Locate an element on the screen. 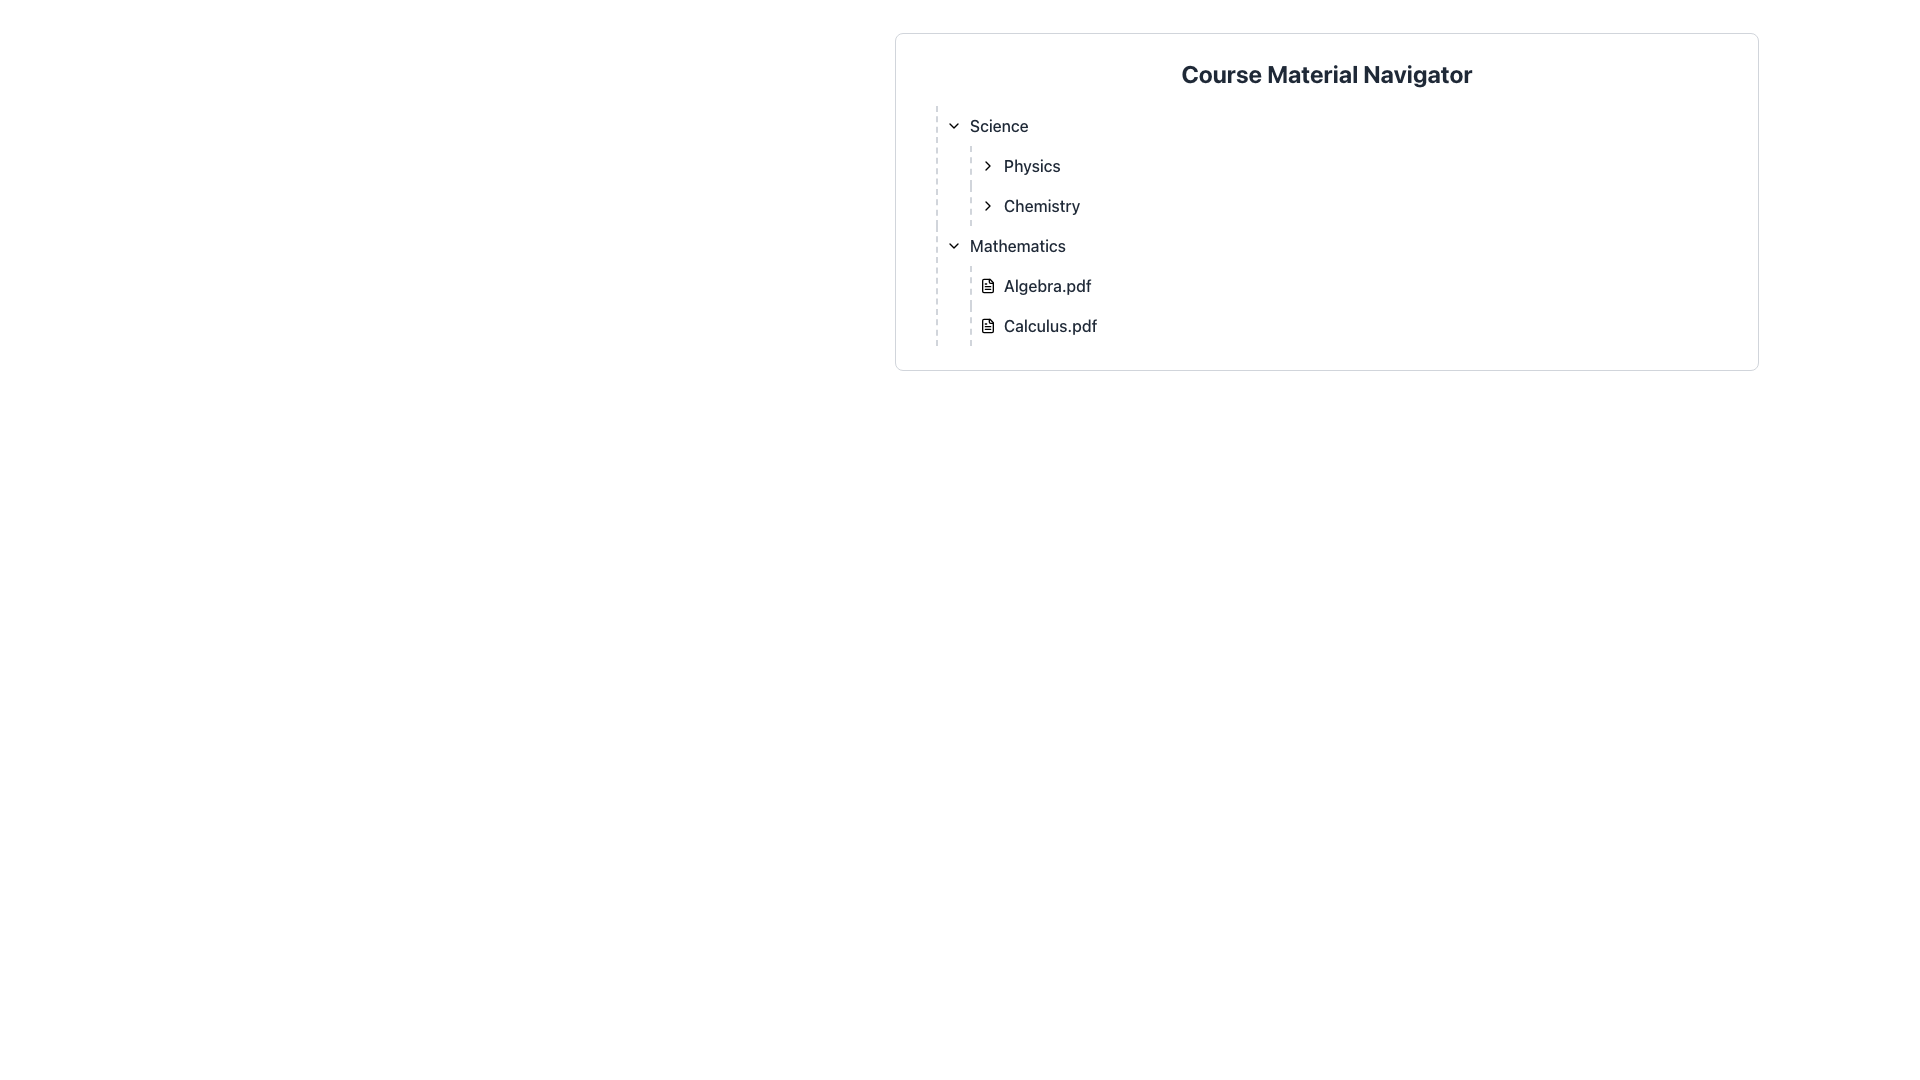 The height and width of the screenshot is (1080, 1920). the file icon represented by a rectangular shape with a folded corner, located below the 'Calculus.pdf' text in the 'Mathematics' section is located at coordinates (988, 325).